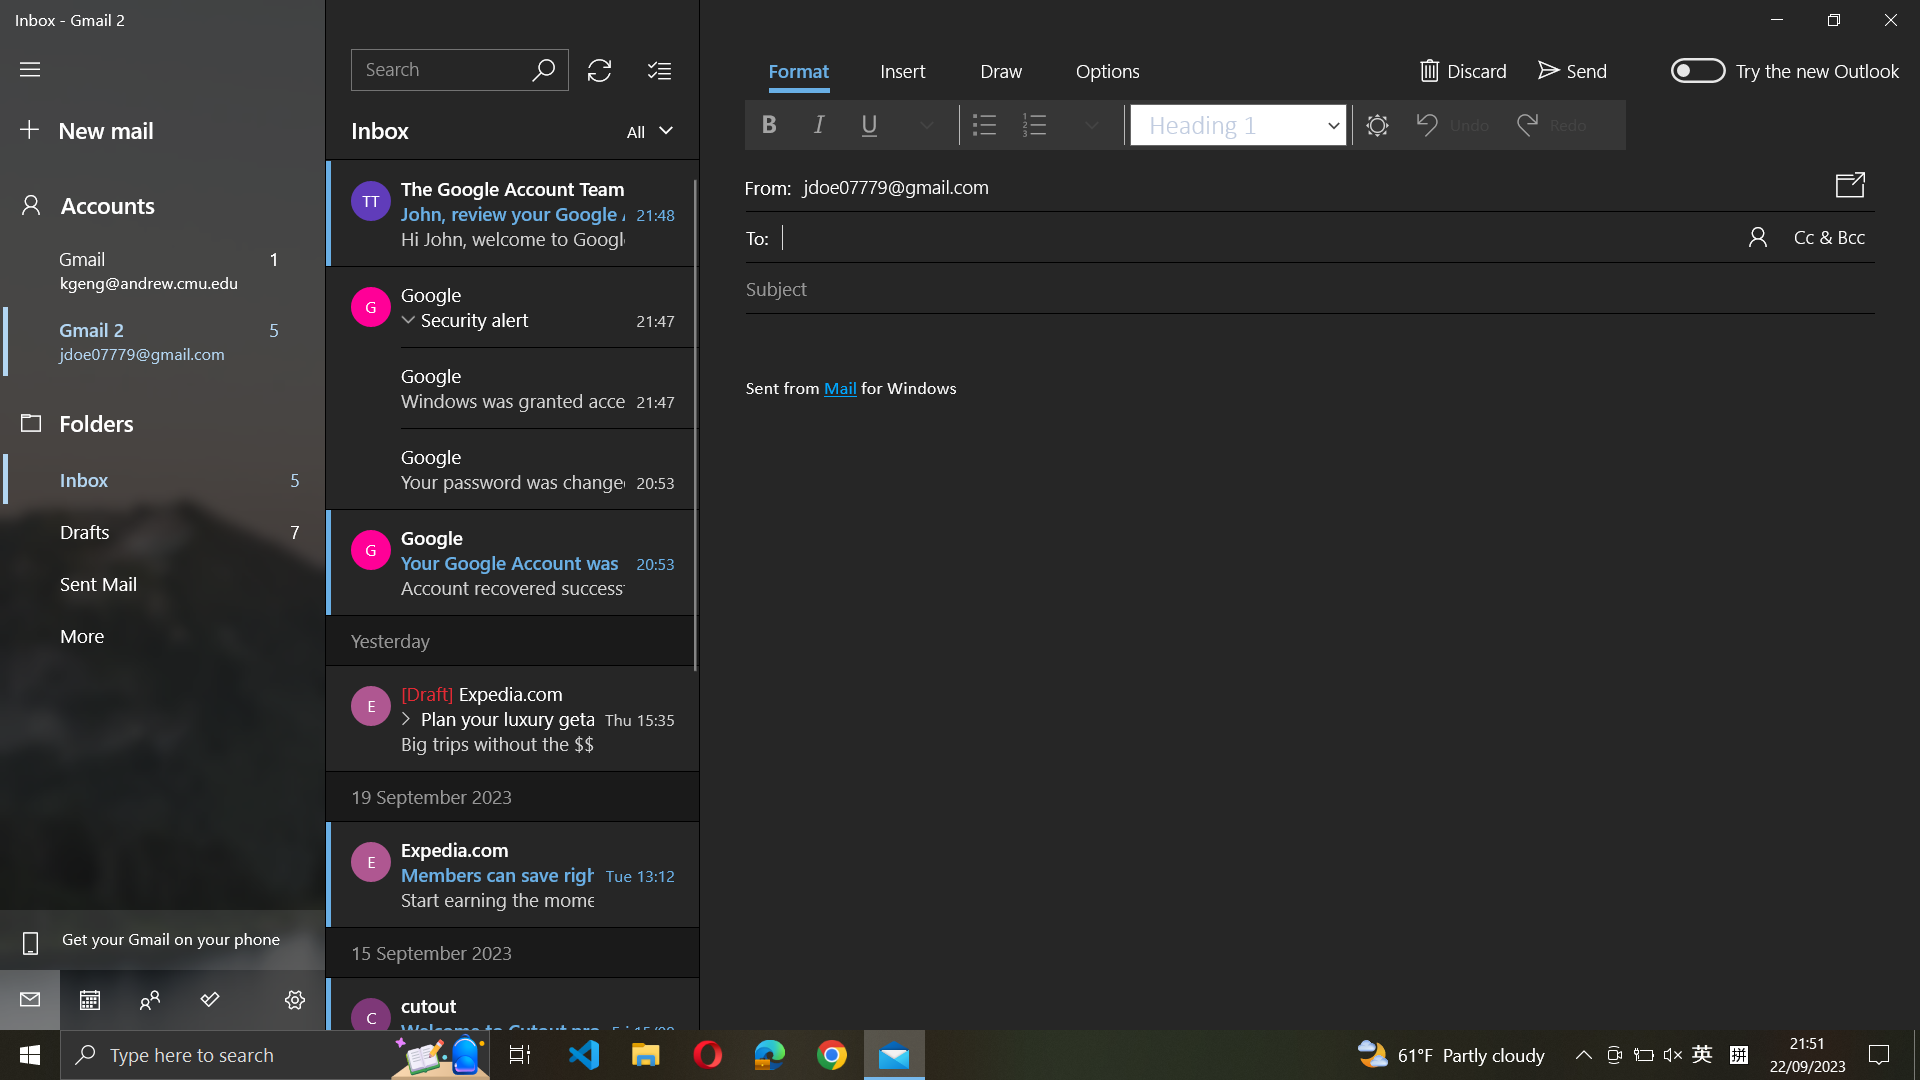  What do you see at coordinates (1316, 631) in the screenshot?
I see `Replace existing signature with "John" and apply underline styling` at bounding box center [1316, 631].